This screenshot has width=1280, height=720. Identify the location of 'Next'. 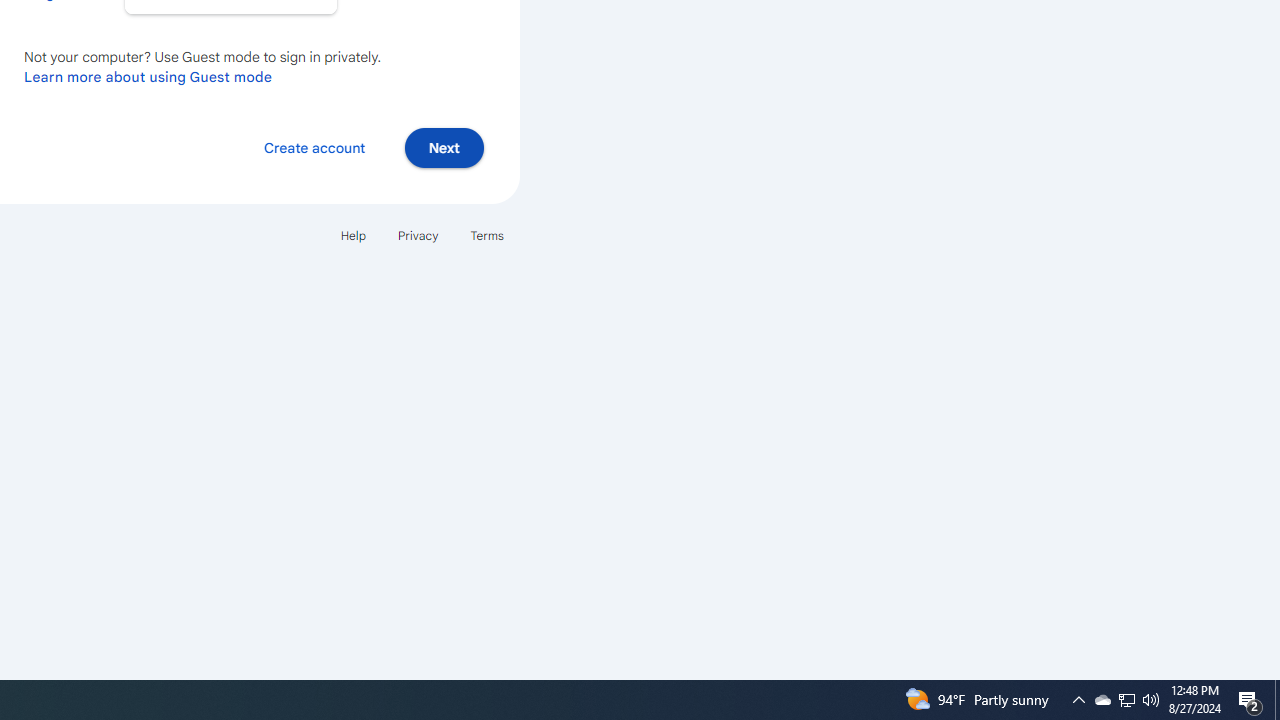
(443, 146).